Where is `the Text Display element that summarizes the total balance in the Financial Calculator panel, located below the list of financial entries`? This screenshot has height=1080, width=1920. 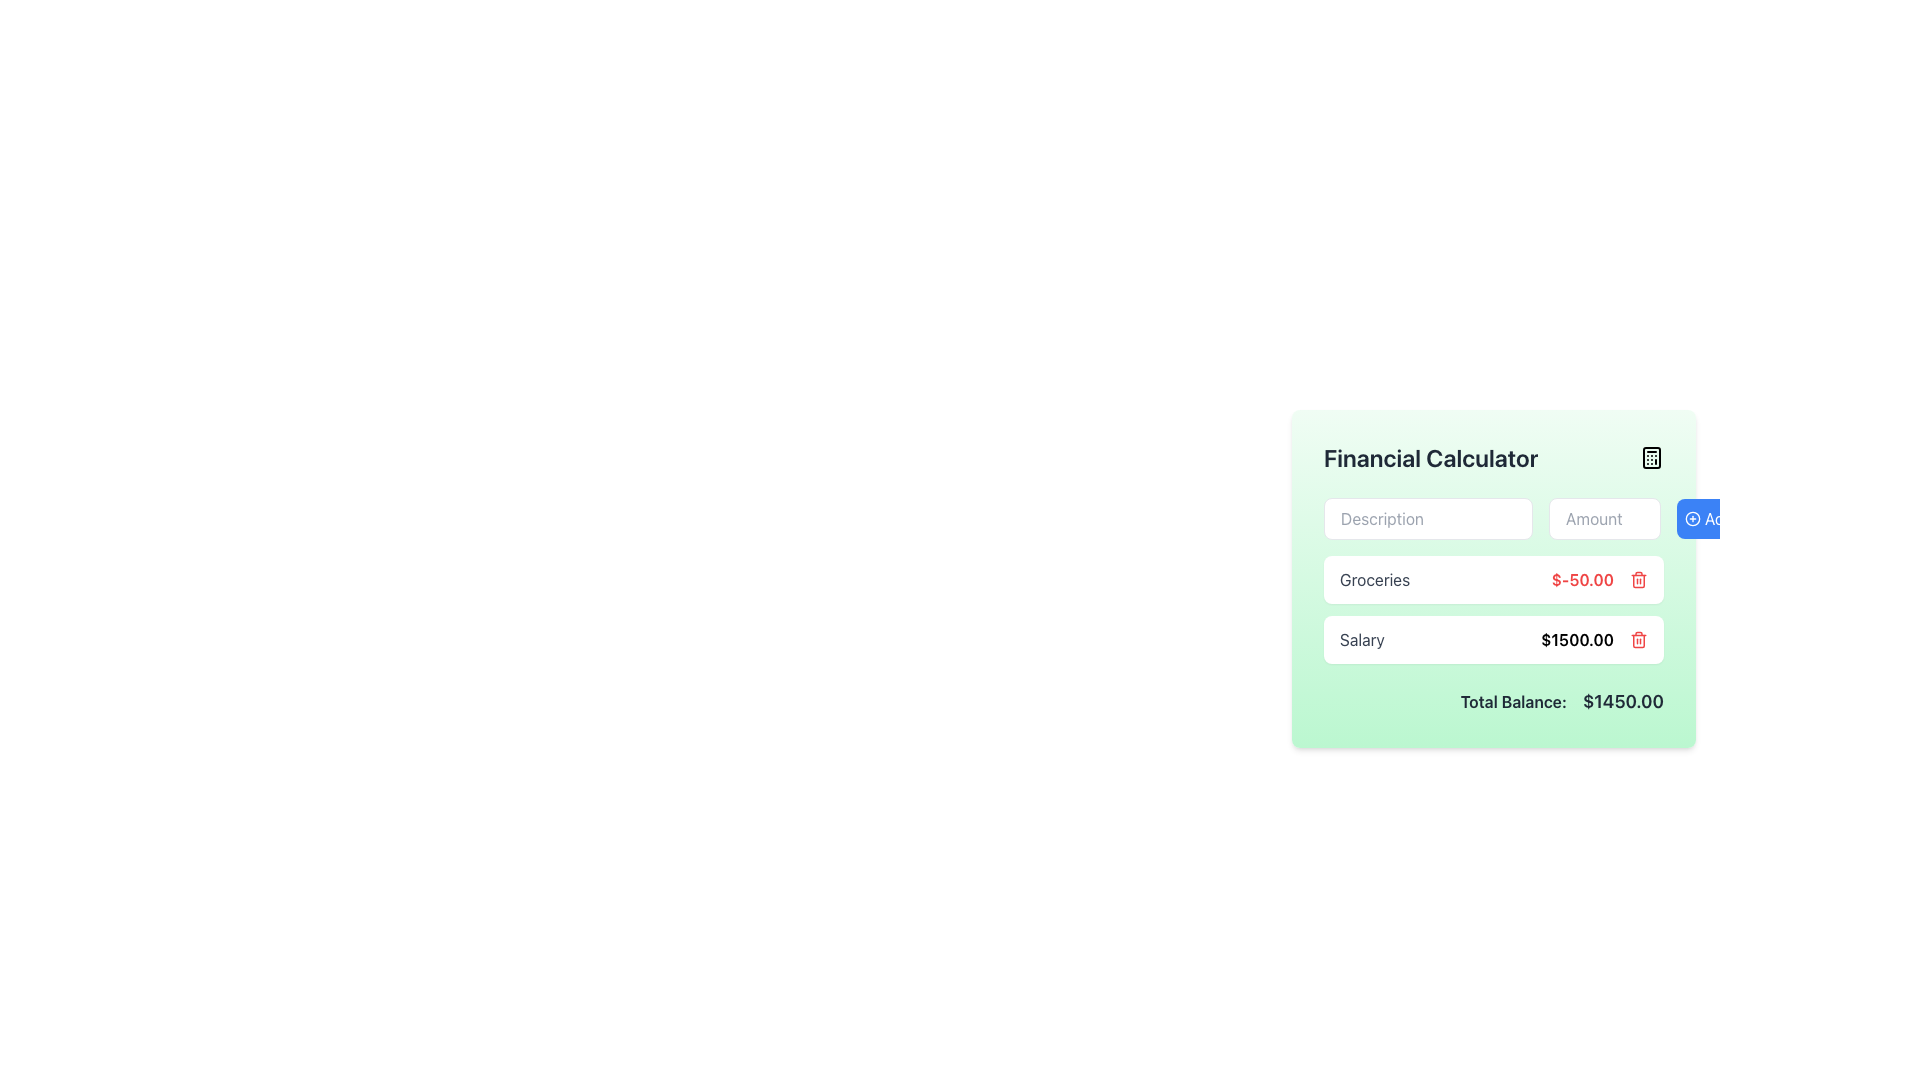 the Text Display element that summarizes the total balance in the Financial Calculator panel, located below the list of financial entries is located at coordinates (1493, 701).